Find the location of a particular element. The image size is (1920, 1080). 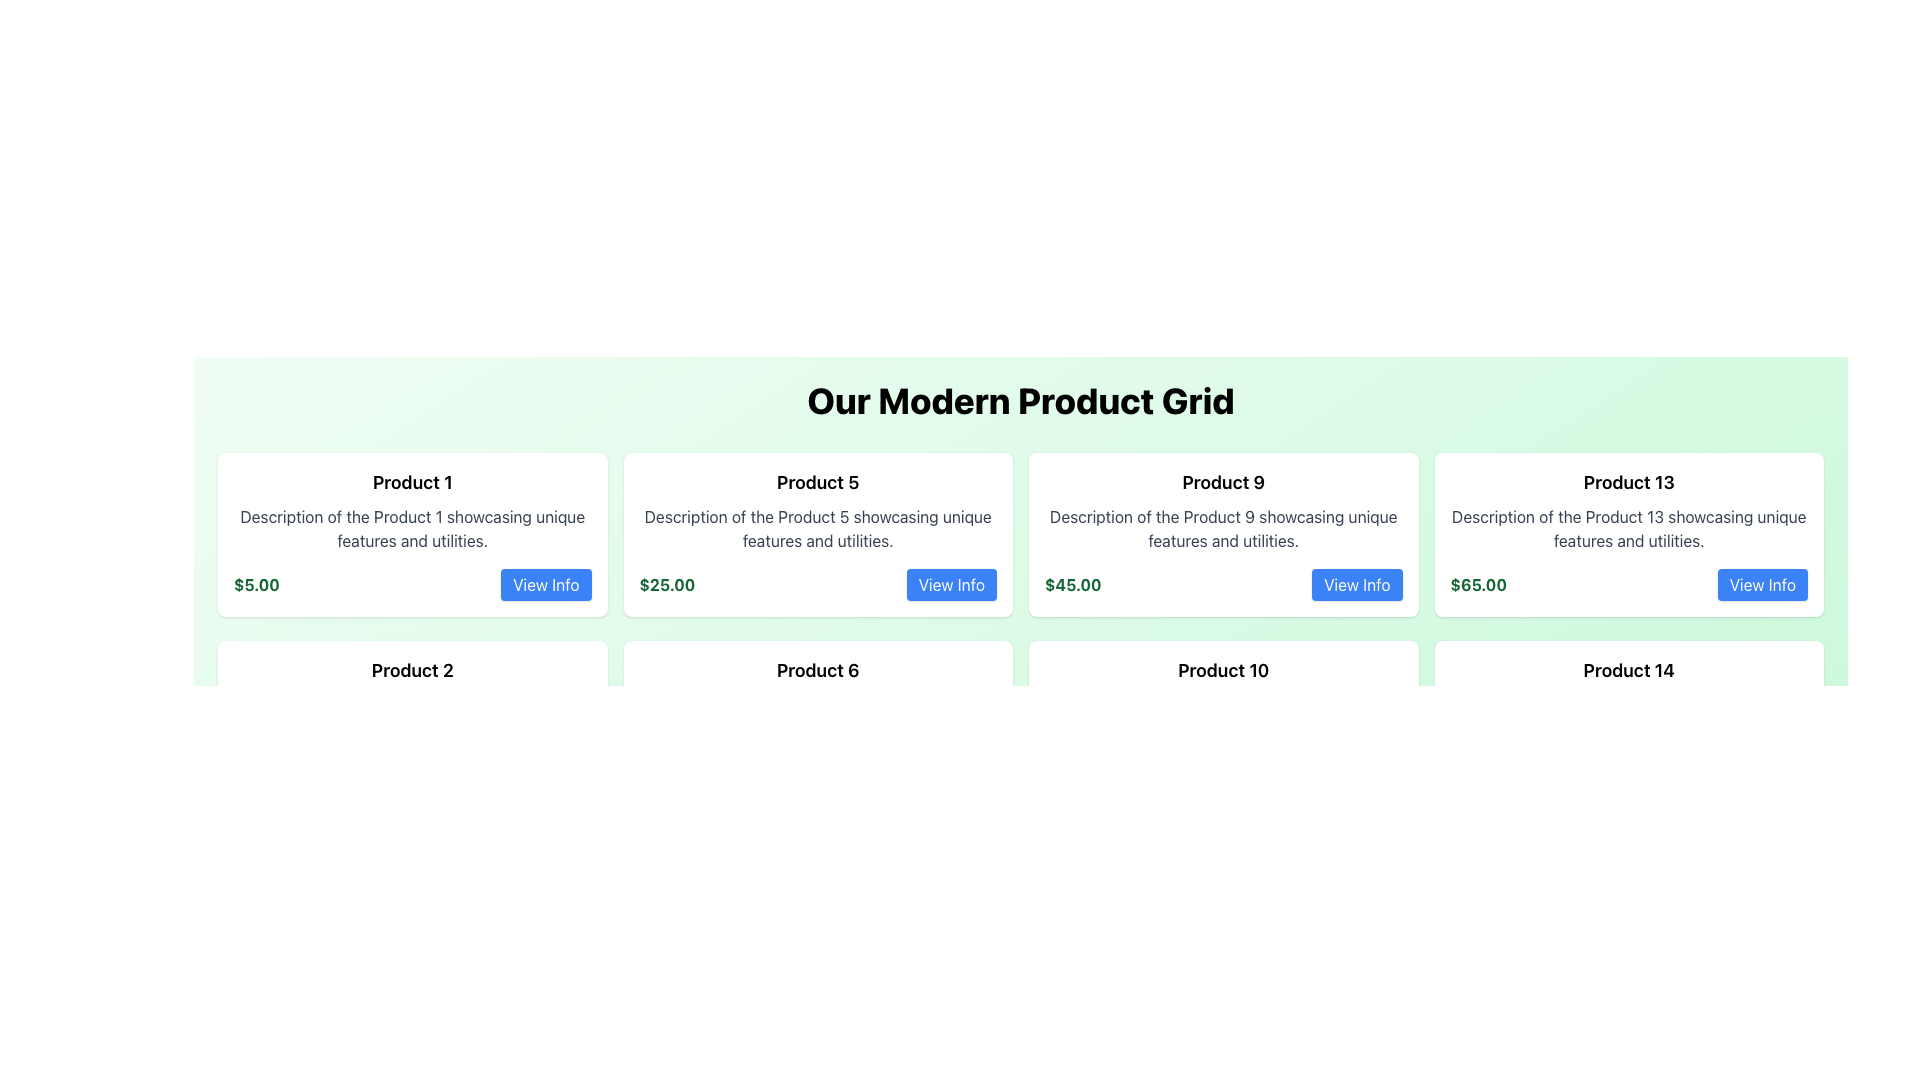

the information button located in the bottom-right position of the 'Product 9' card, next to the text '$45.00' is located at coordinates (1357, 585).